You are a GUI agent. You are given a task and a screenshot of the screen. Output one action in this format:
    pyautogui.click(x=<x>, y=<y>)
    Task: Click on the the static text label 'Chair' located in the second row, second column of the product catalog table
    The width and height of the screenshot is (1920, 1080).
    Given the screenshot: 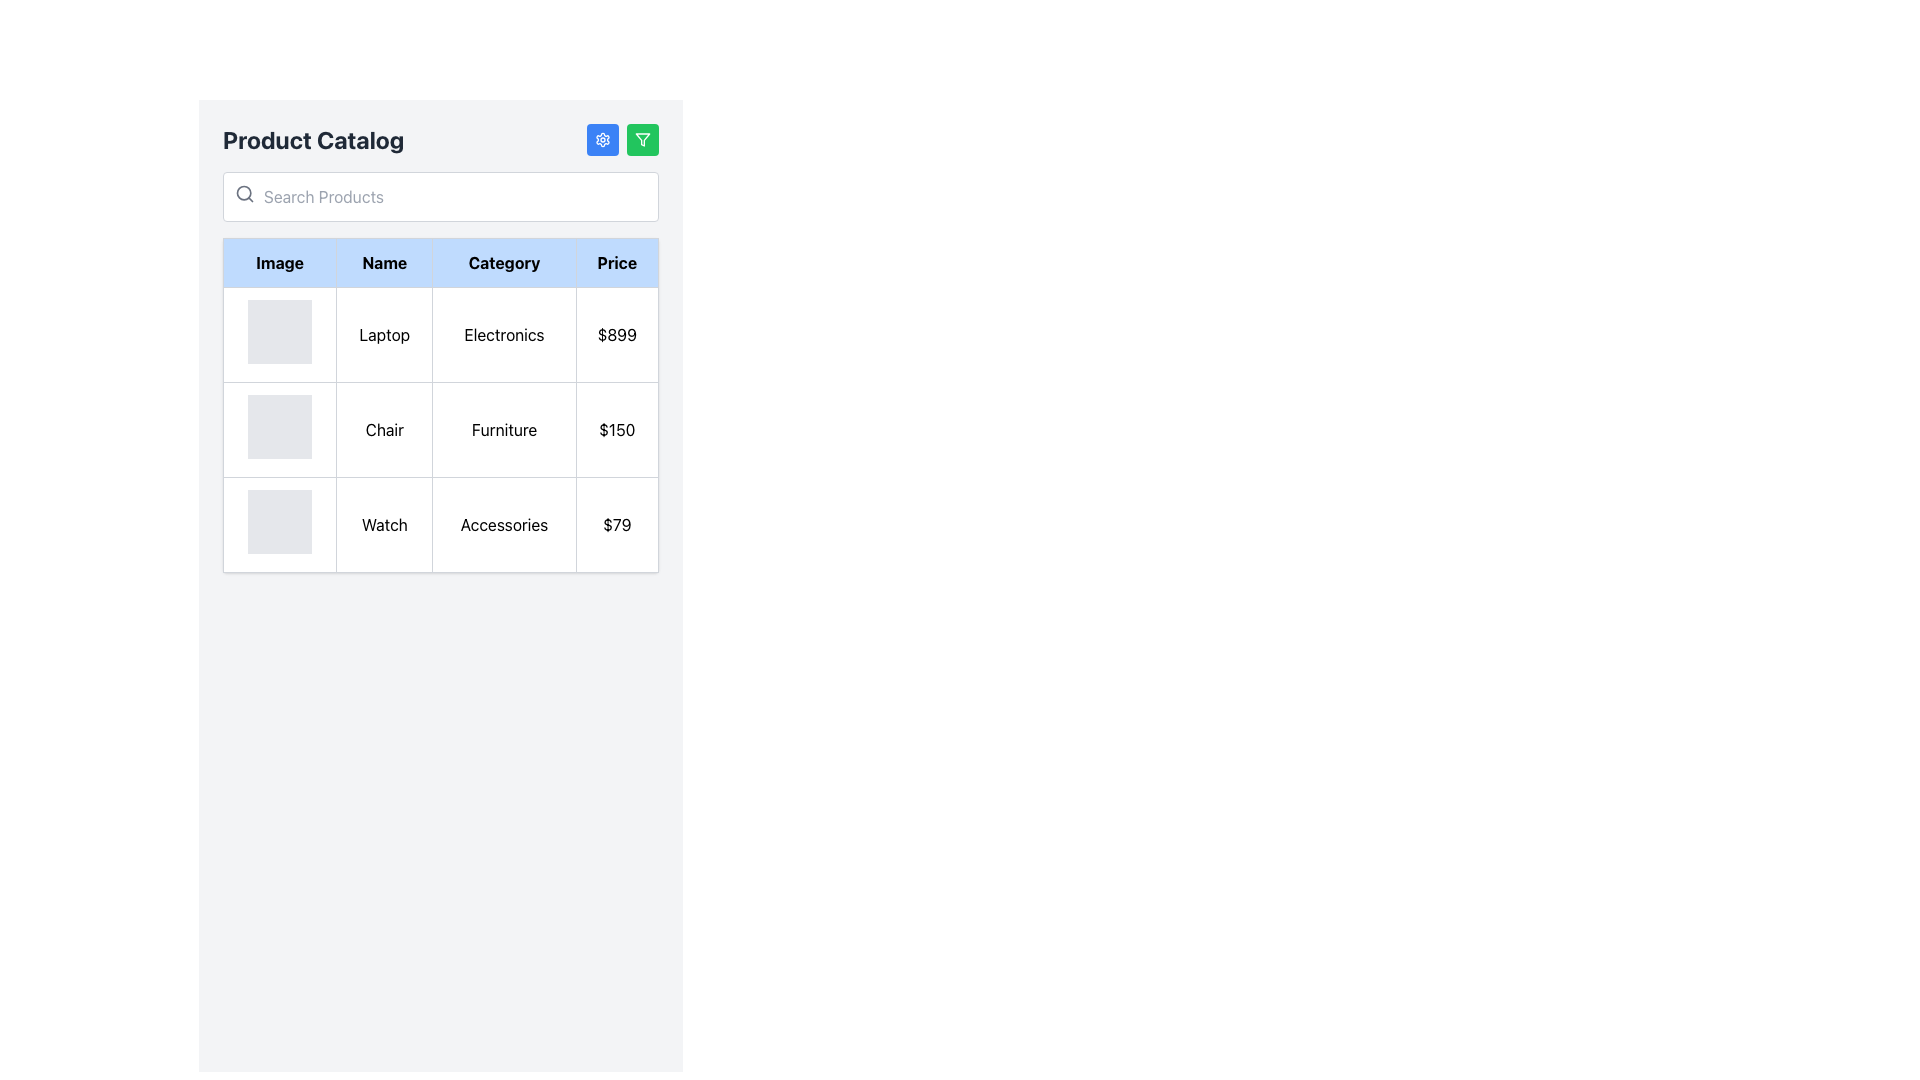 What is the action you would take?
    pyautogui.click(x=384, y=428)
    